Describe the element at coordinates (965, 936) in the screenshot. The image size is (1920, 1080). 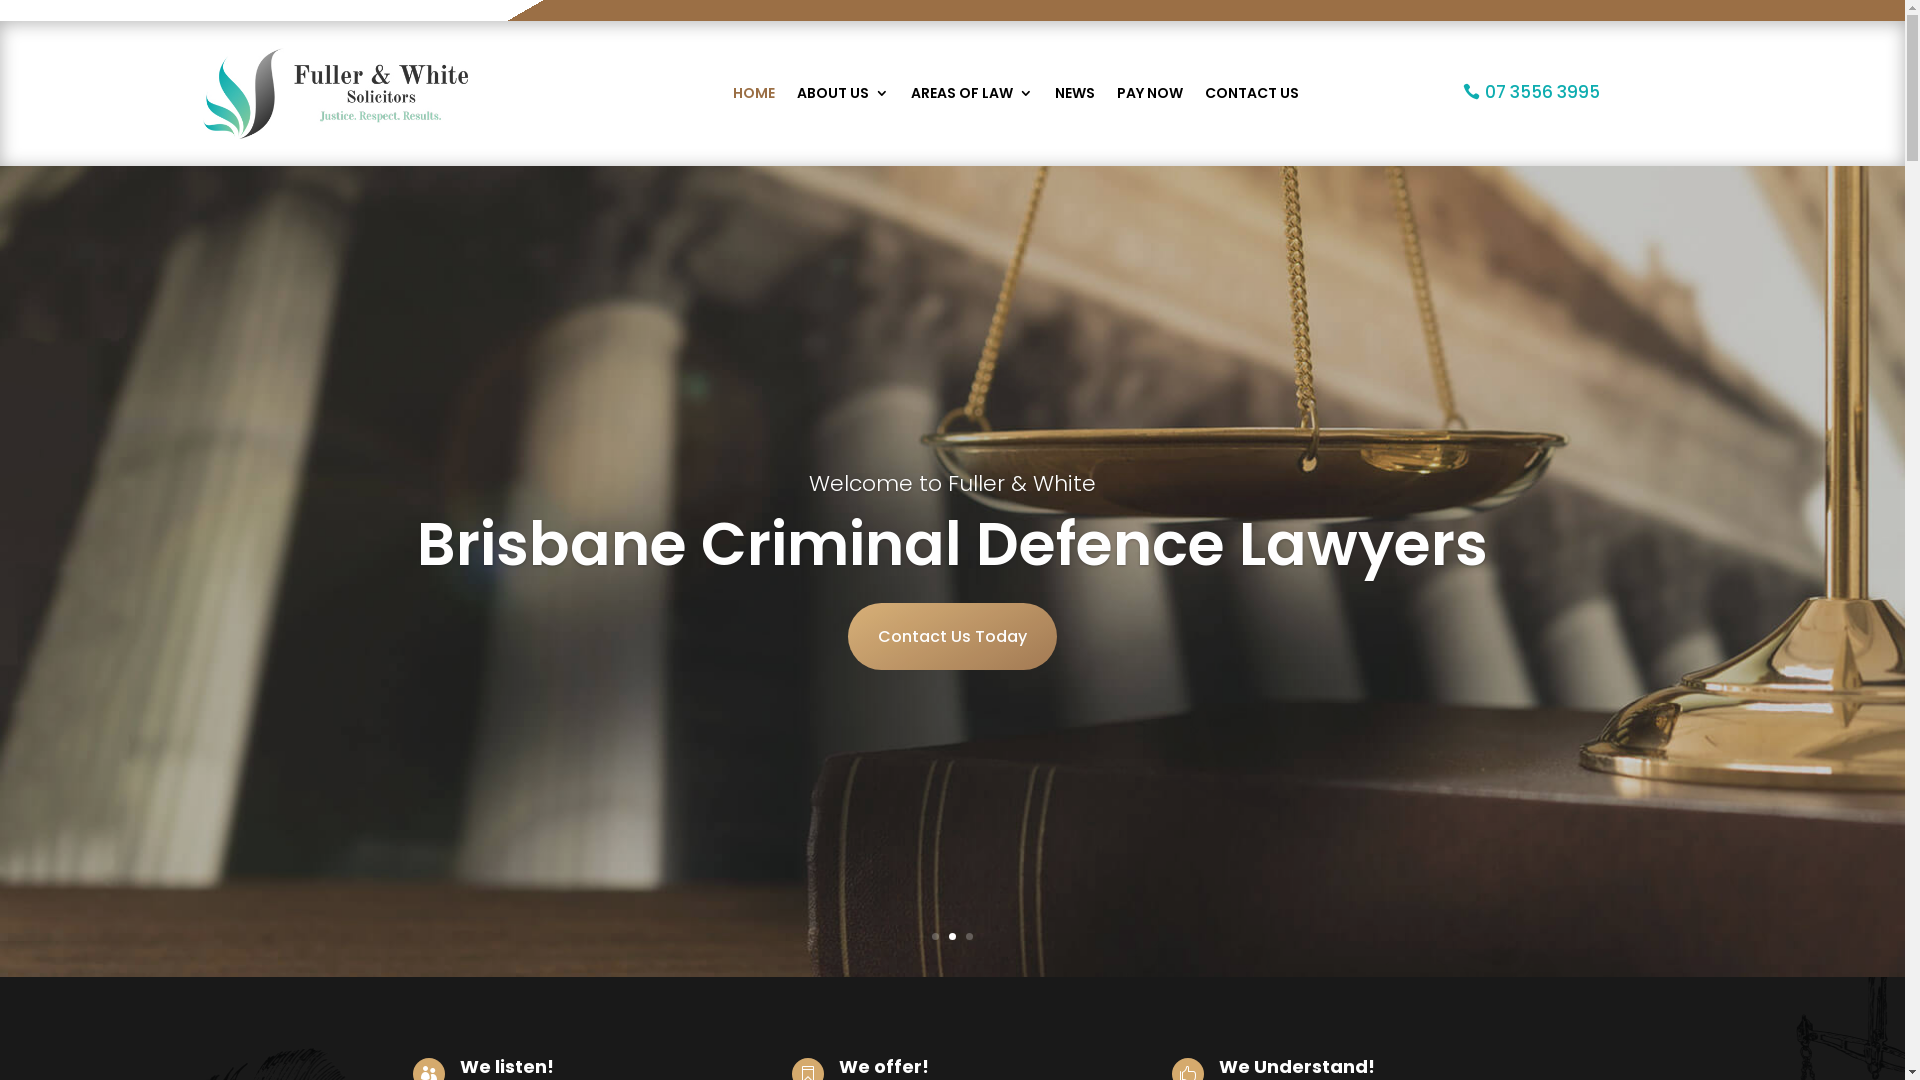
I see `'3'` at that location.